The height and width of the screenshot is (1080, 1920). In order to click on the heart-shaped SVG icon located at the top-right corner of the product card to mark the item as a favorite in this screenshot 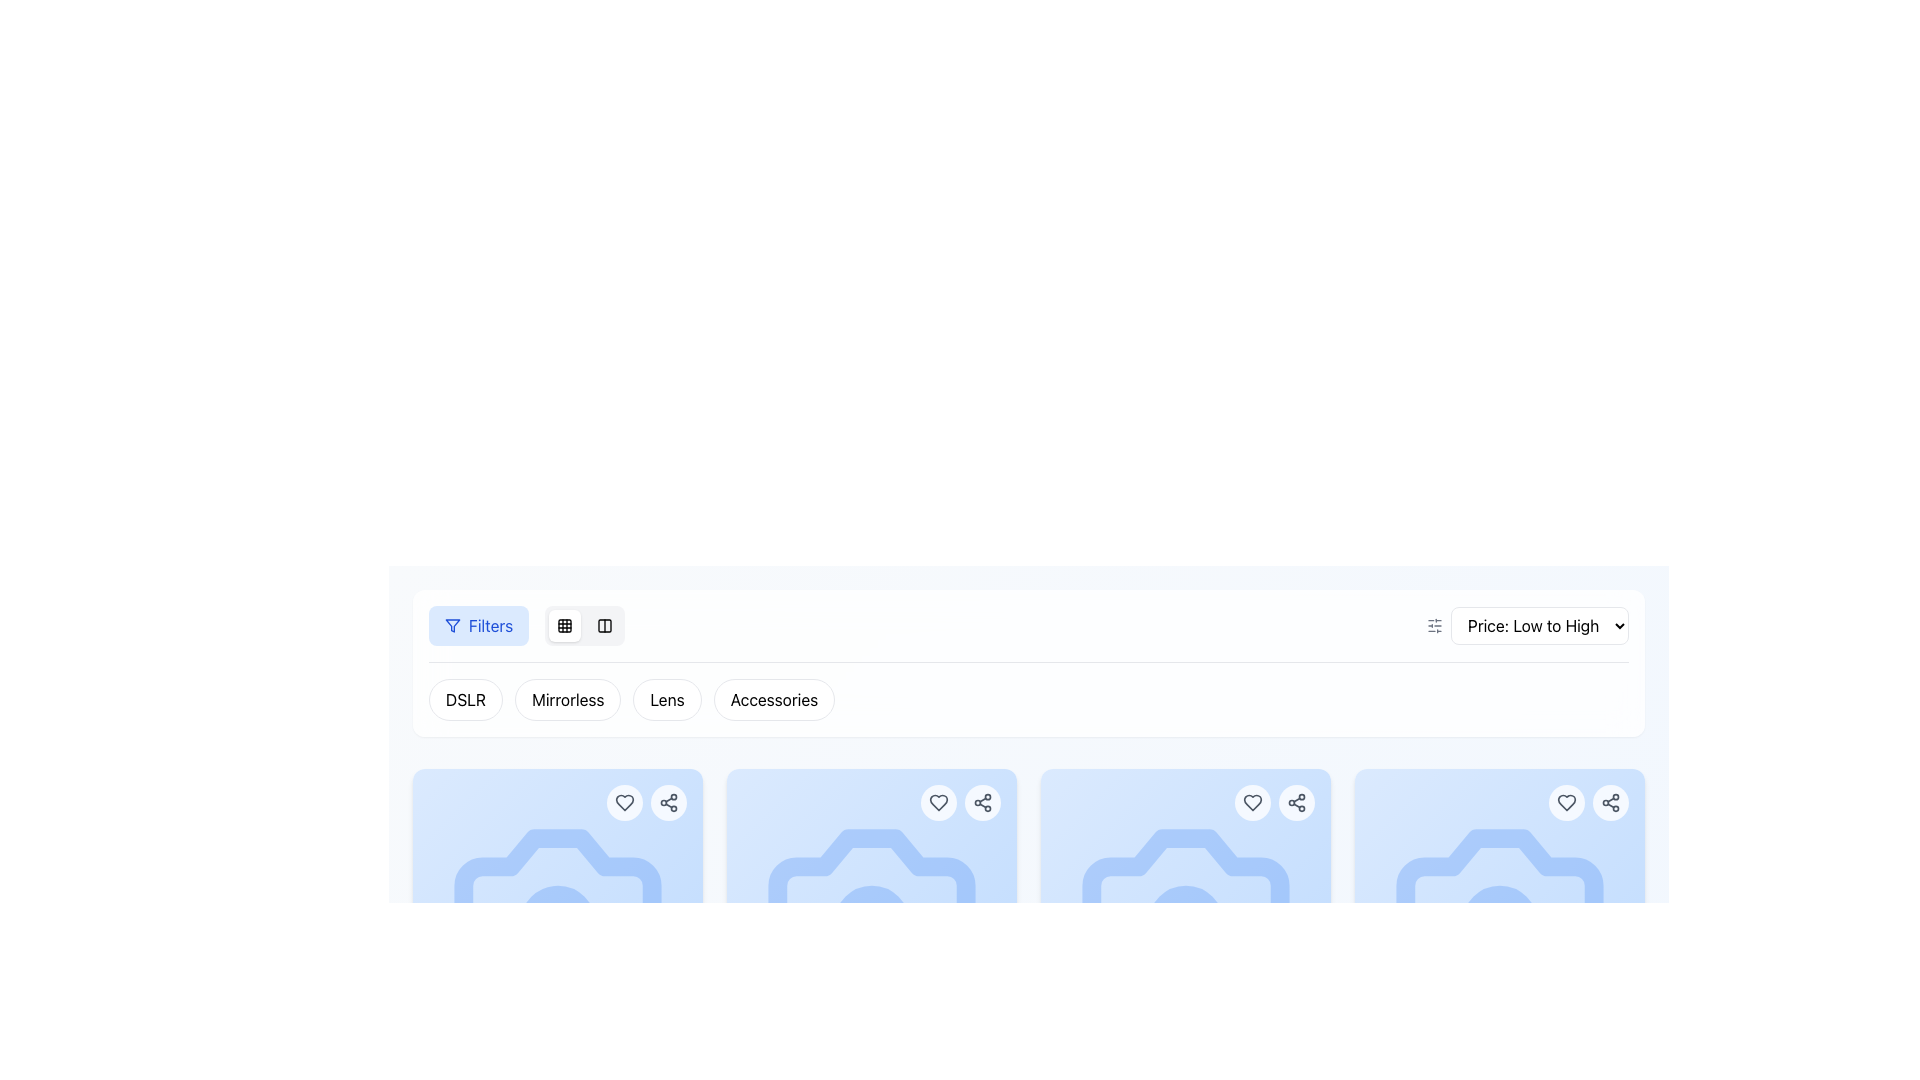, I will do `click(1565, 801)`.